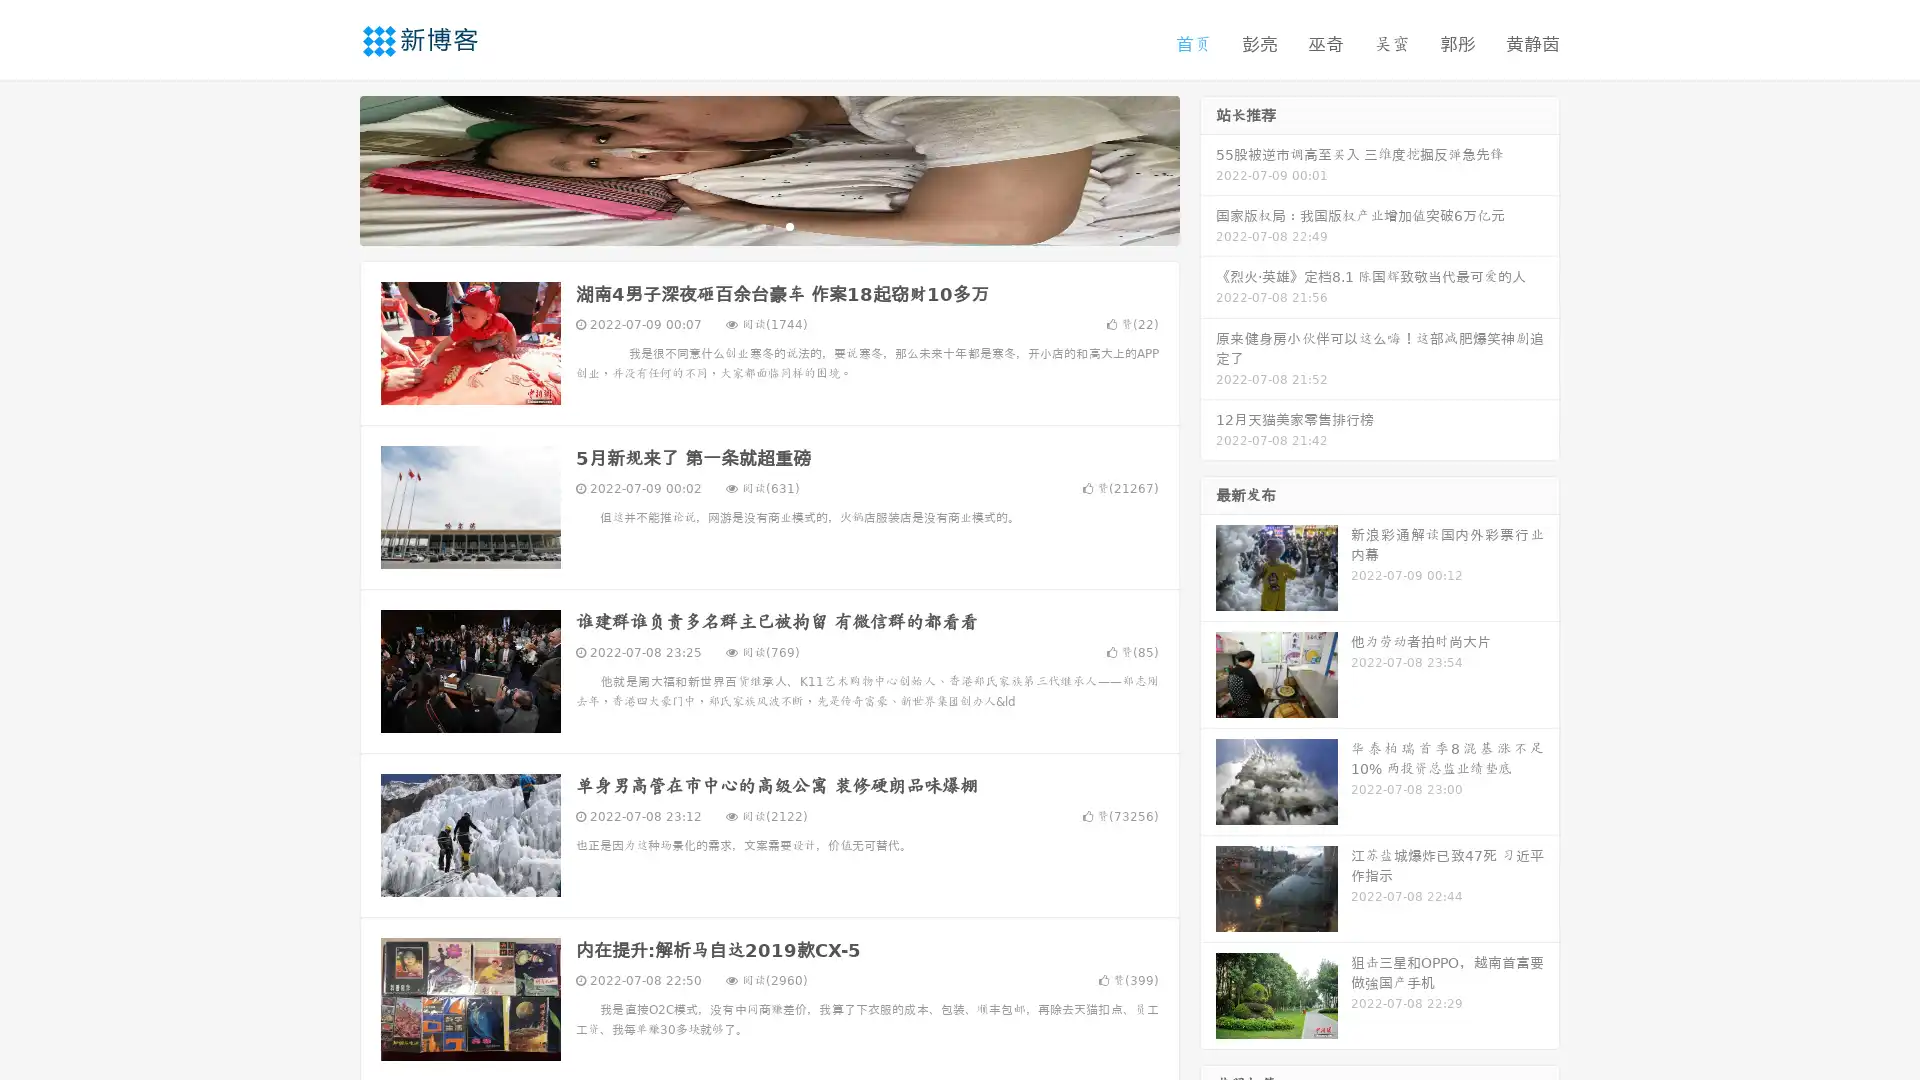 The width and height of the screenshot is (1920, 1080). I want to click on Previous slide, so click(330, 168).